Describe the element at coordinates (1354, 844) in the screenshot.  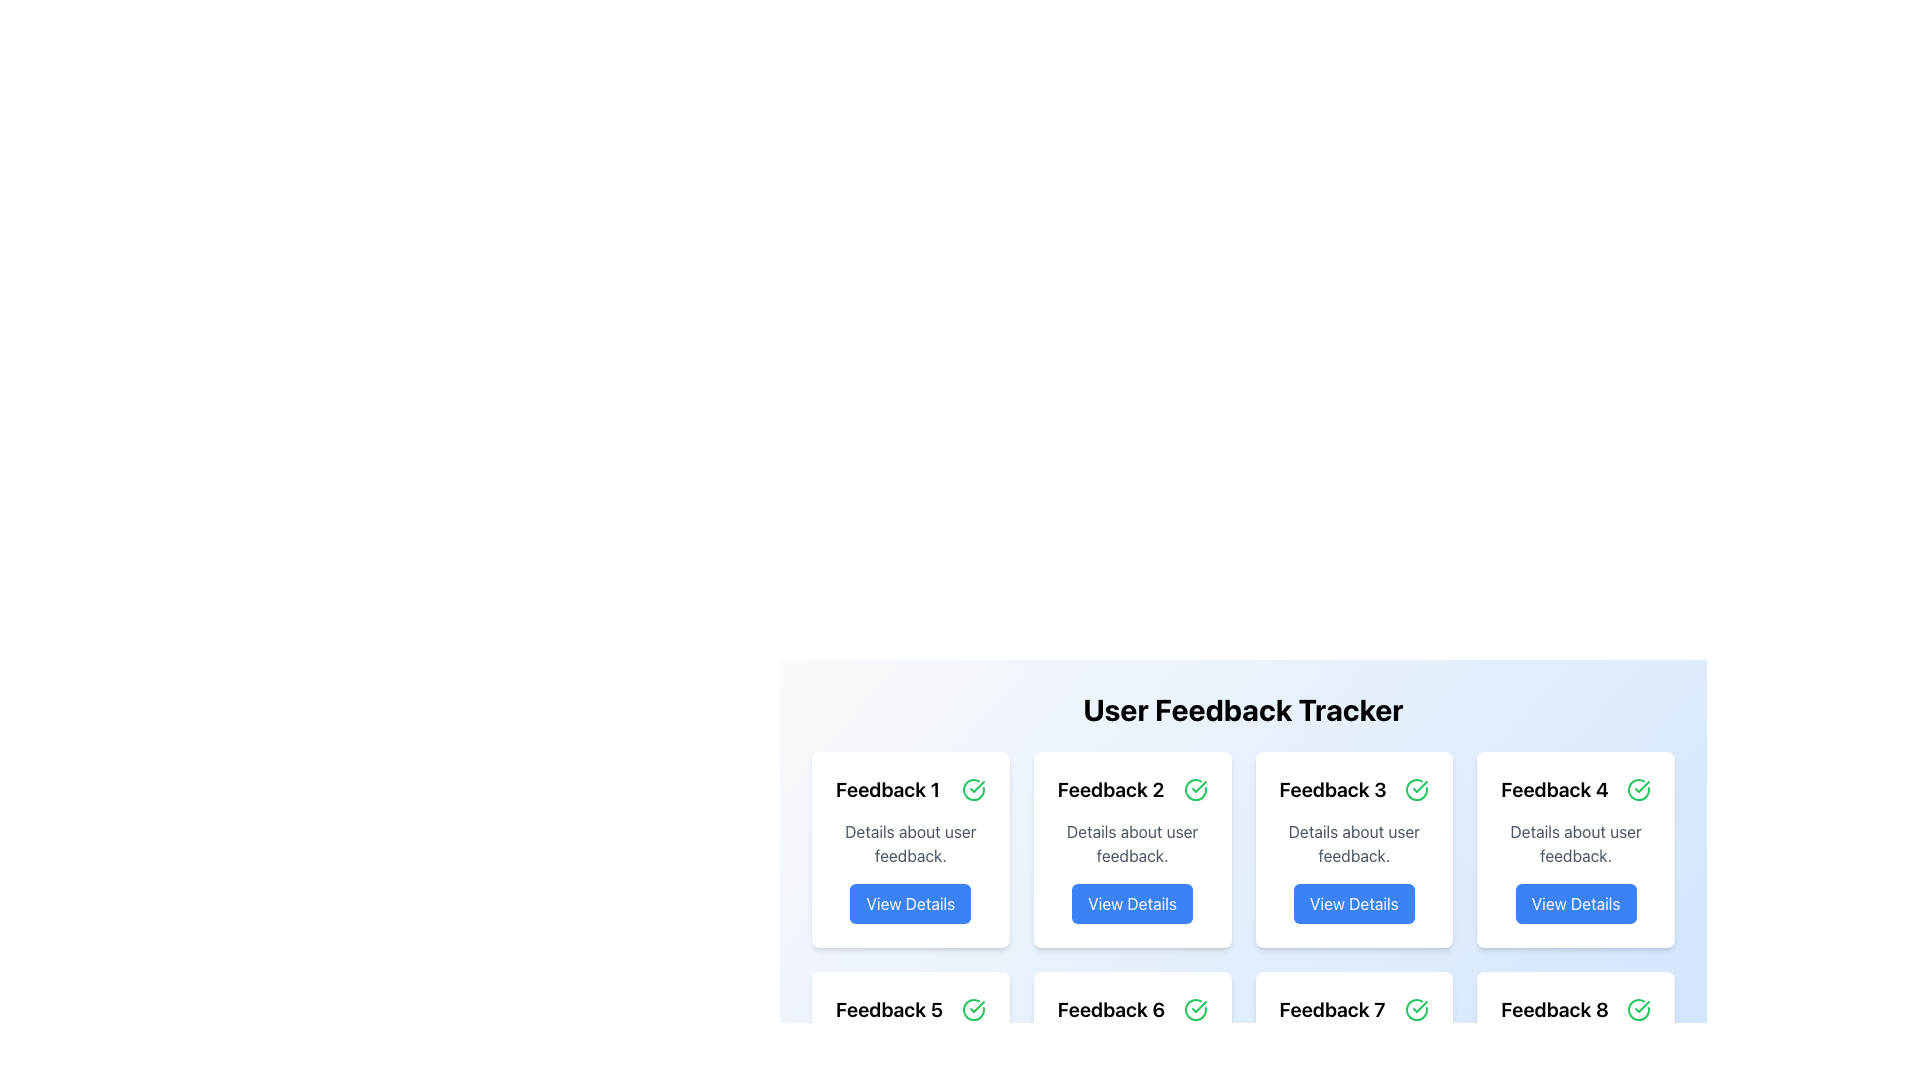
I see `the text label located beneath the header 'Feedback 3' and above the 'View Details' button within the card layout` at that location.